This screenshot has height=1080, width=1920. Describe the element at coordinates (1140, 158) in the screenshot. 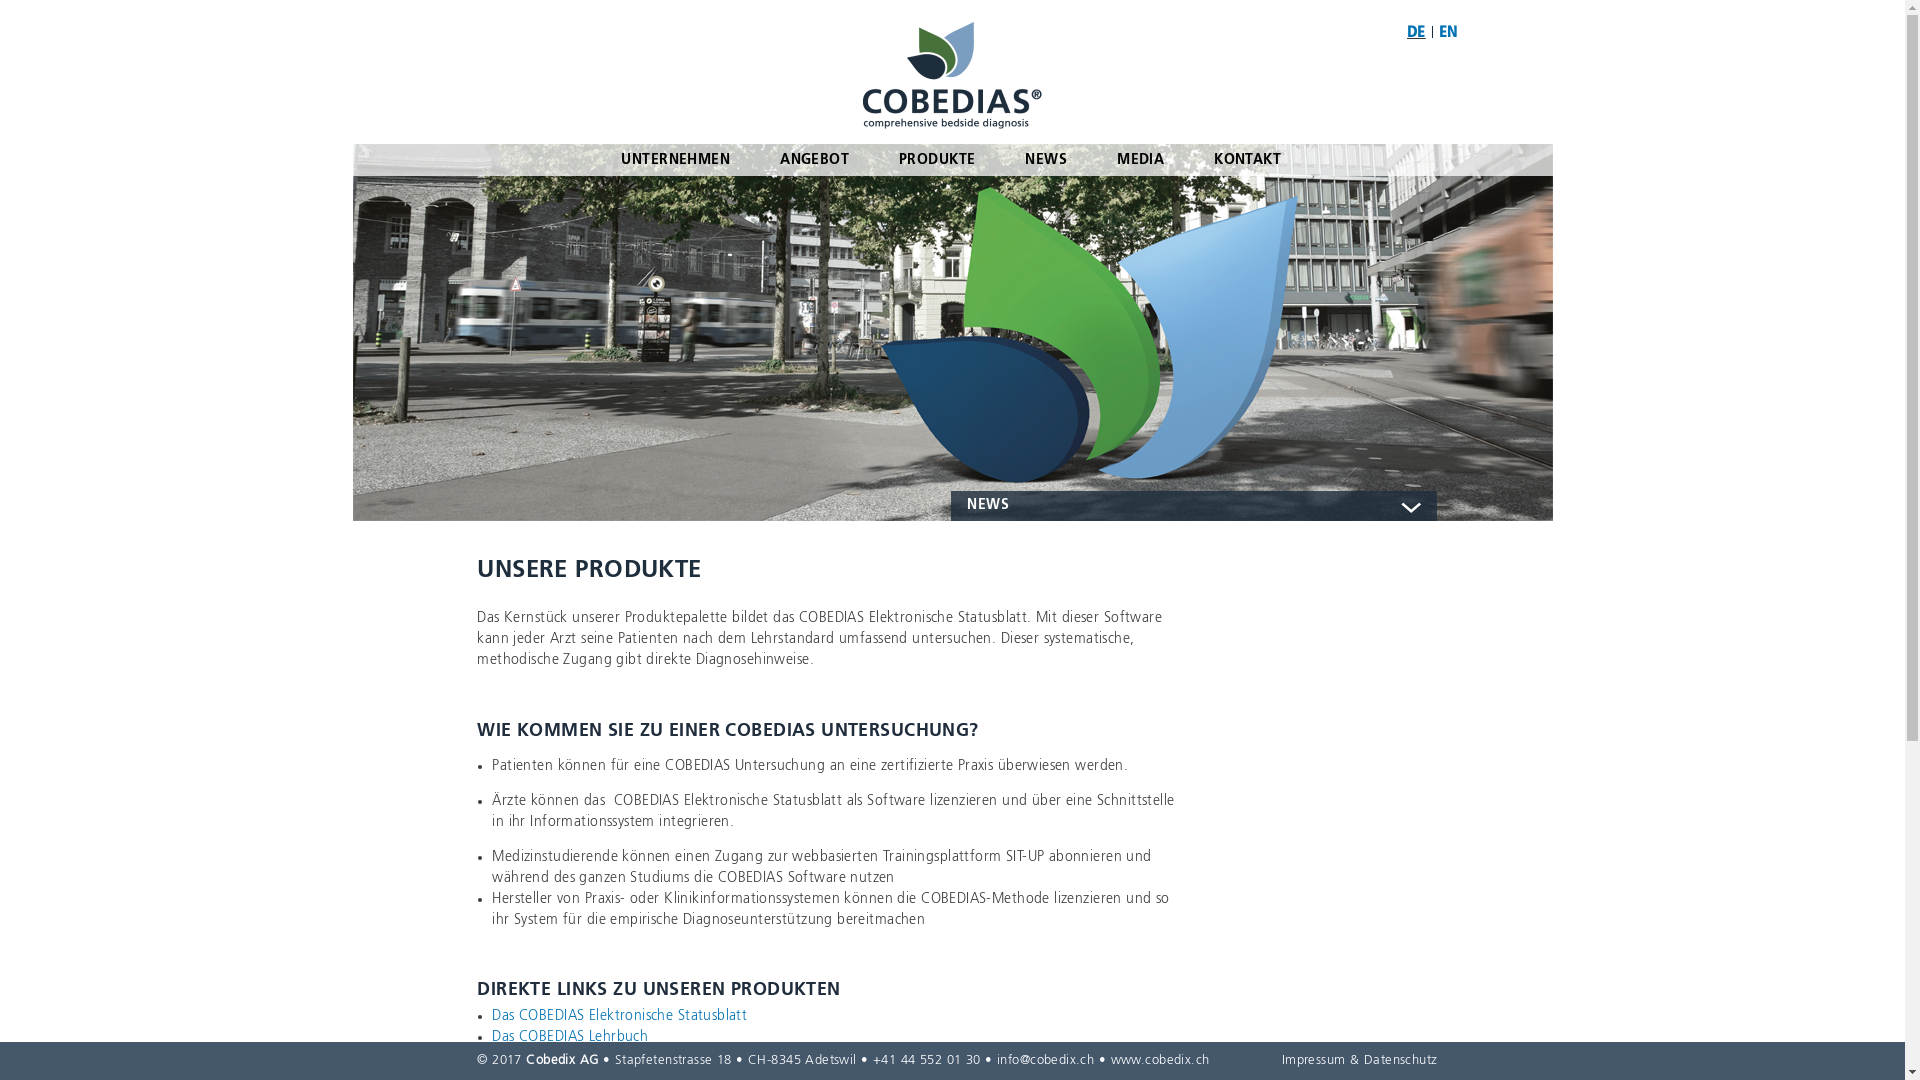

I see `'MEDIA'` at that location.